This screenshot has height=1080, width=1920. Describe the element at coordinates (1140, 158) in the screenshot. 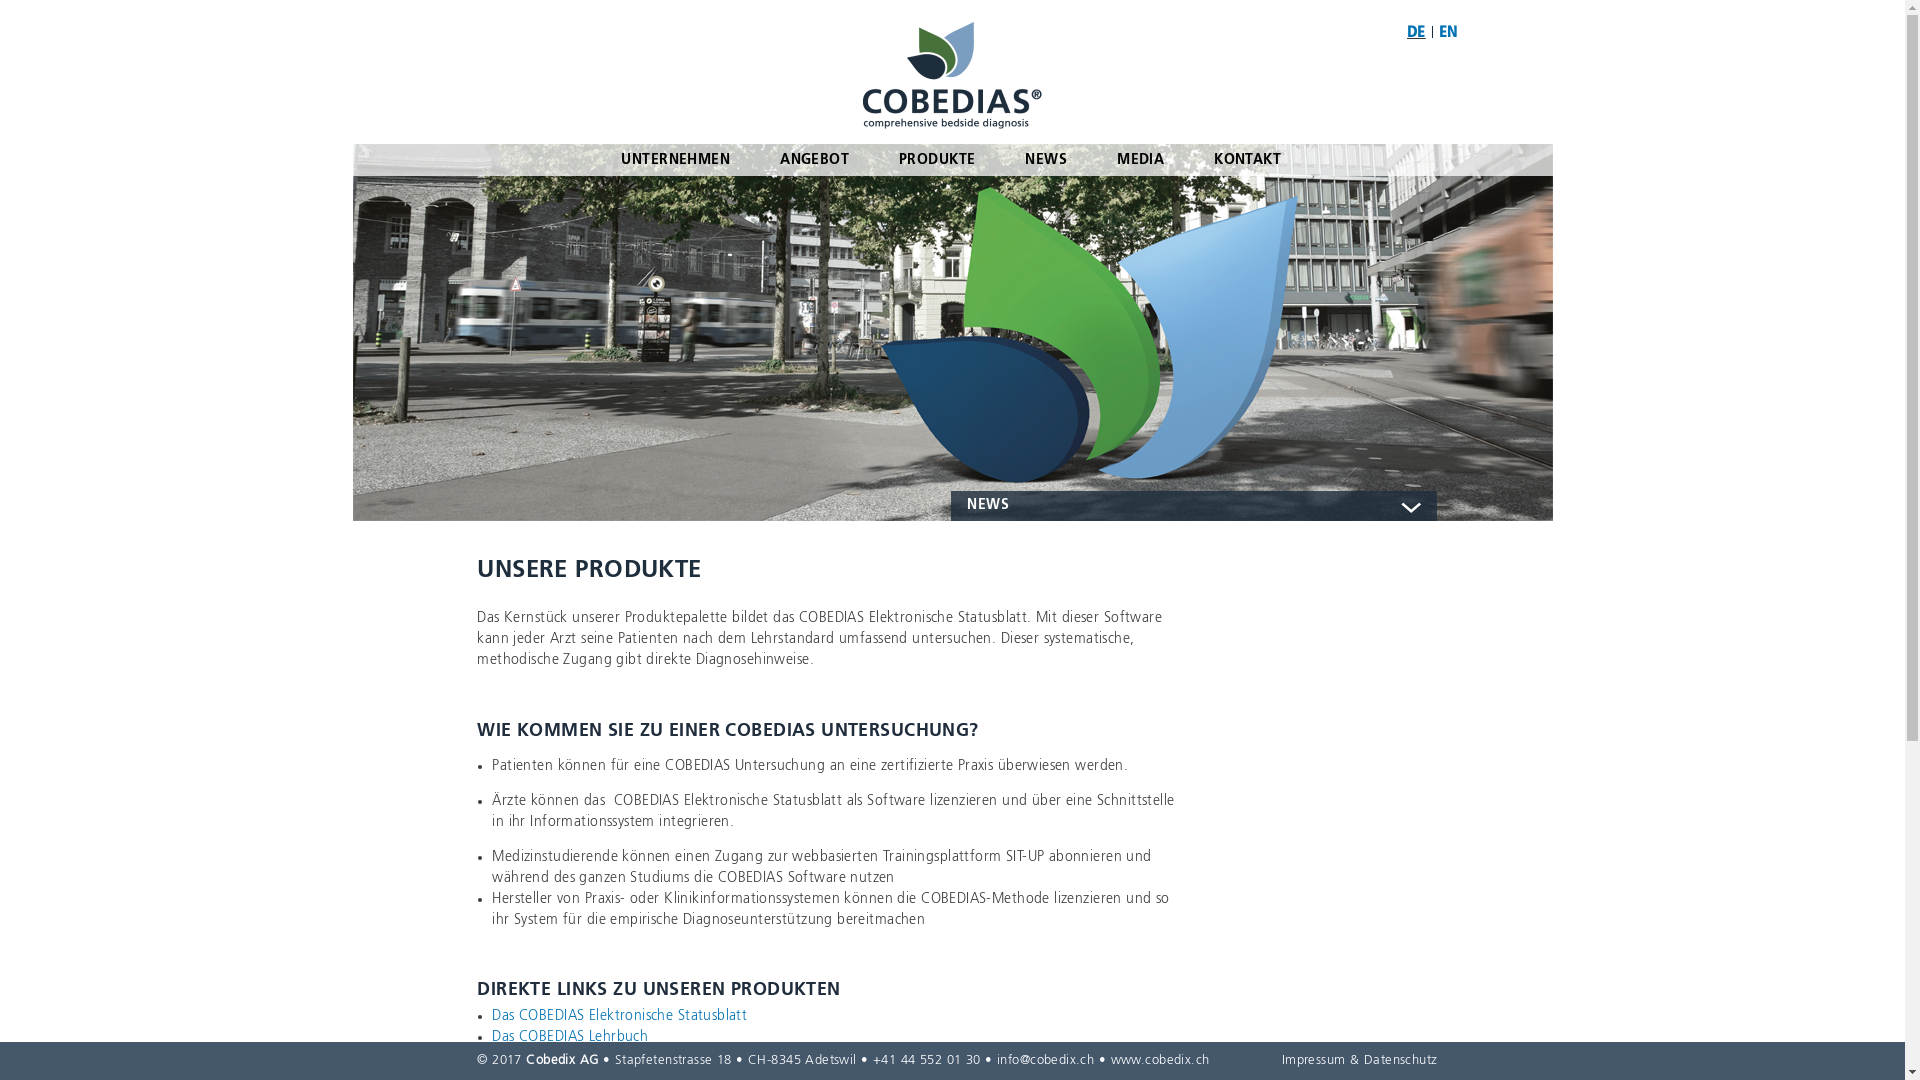

I see `'MEDIA'` at that location.